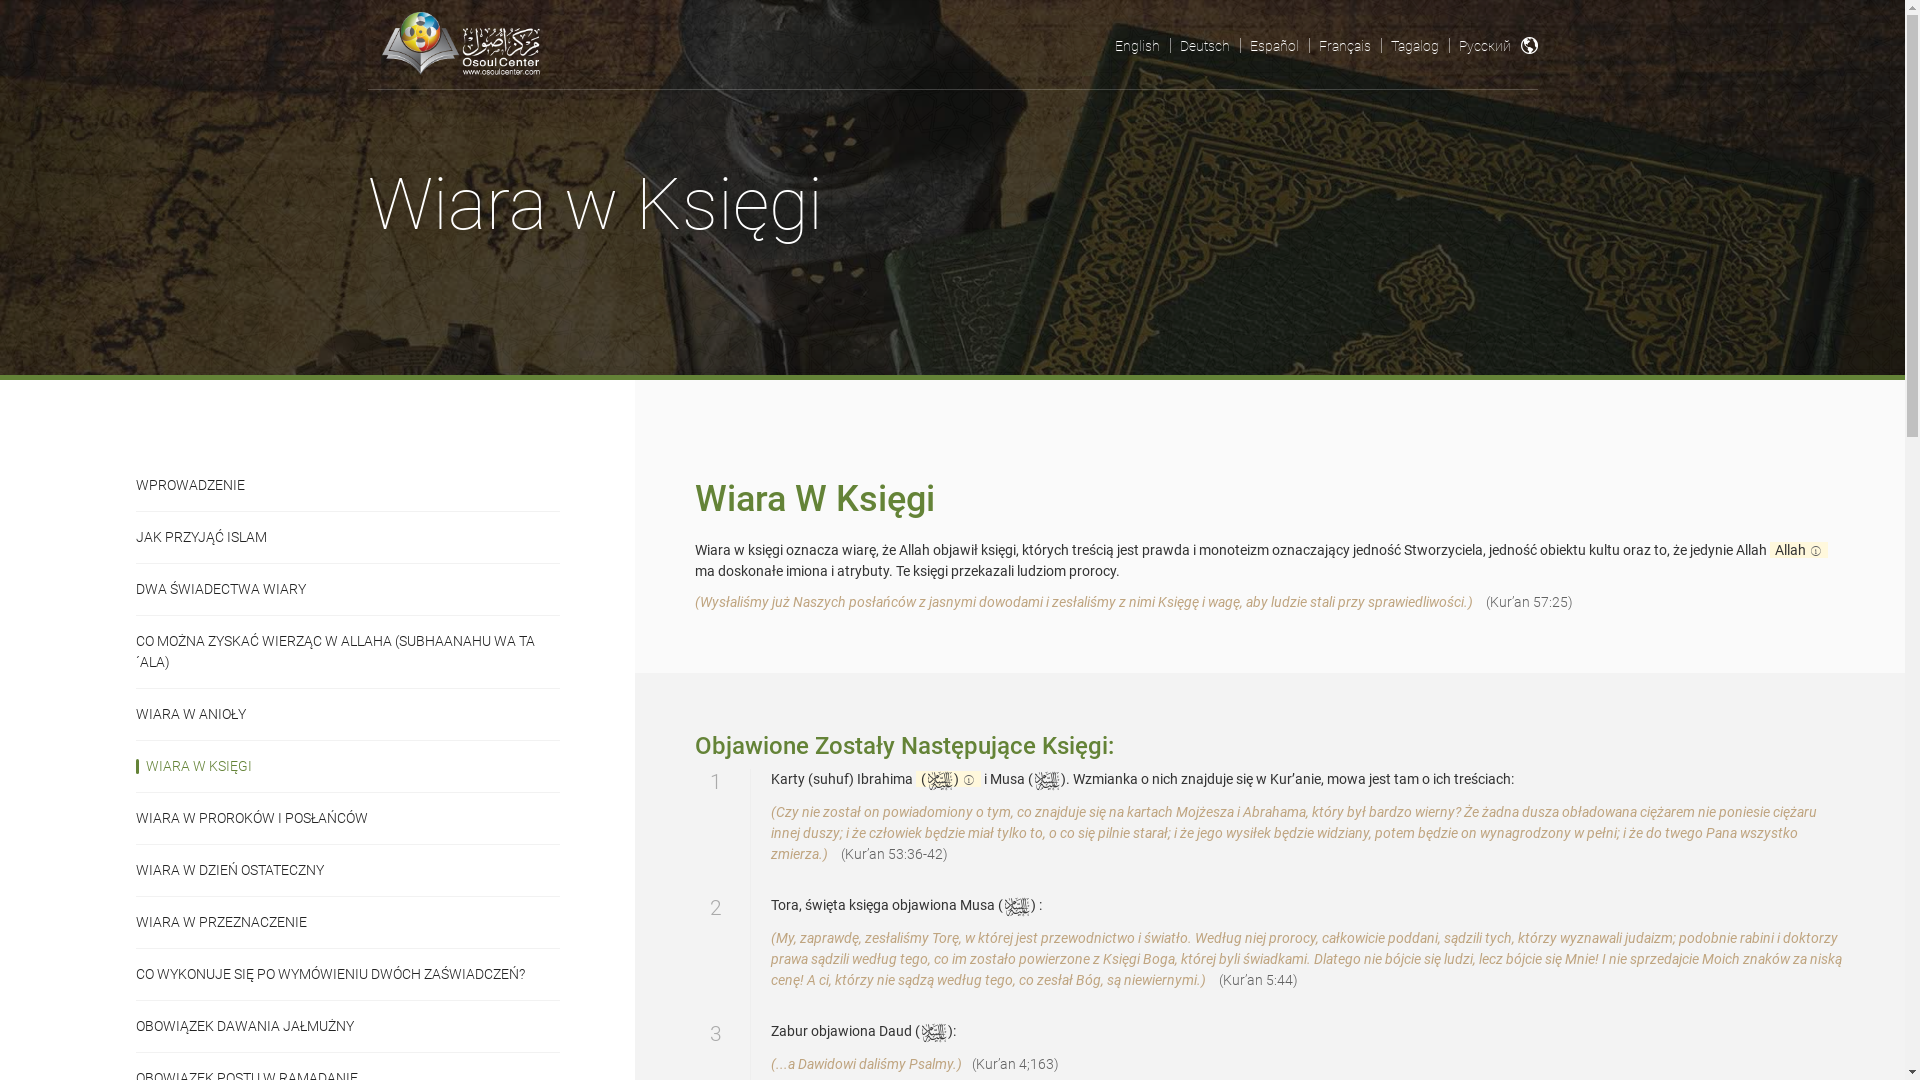 This screenshot has height=1080, width=1920. Describe the element at coordinates (1136, 45) in the screenshot. I see `'English'` at that location.